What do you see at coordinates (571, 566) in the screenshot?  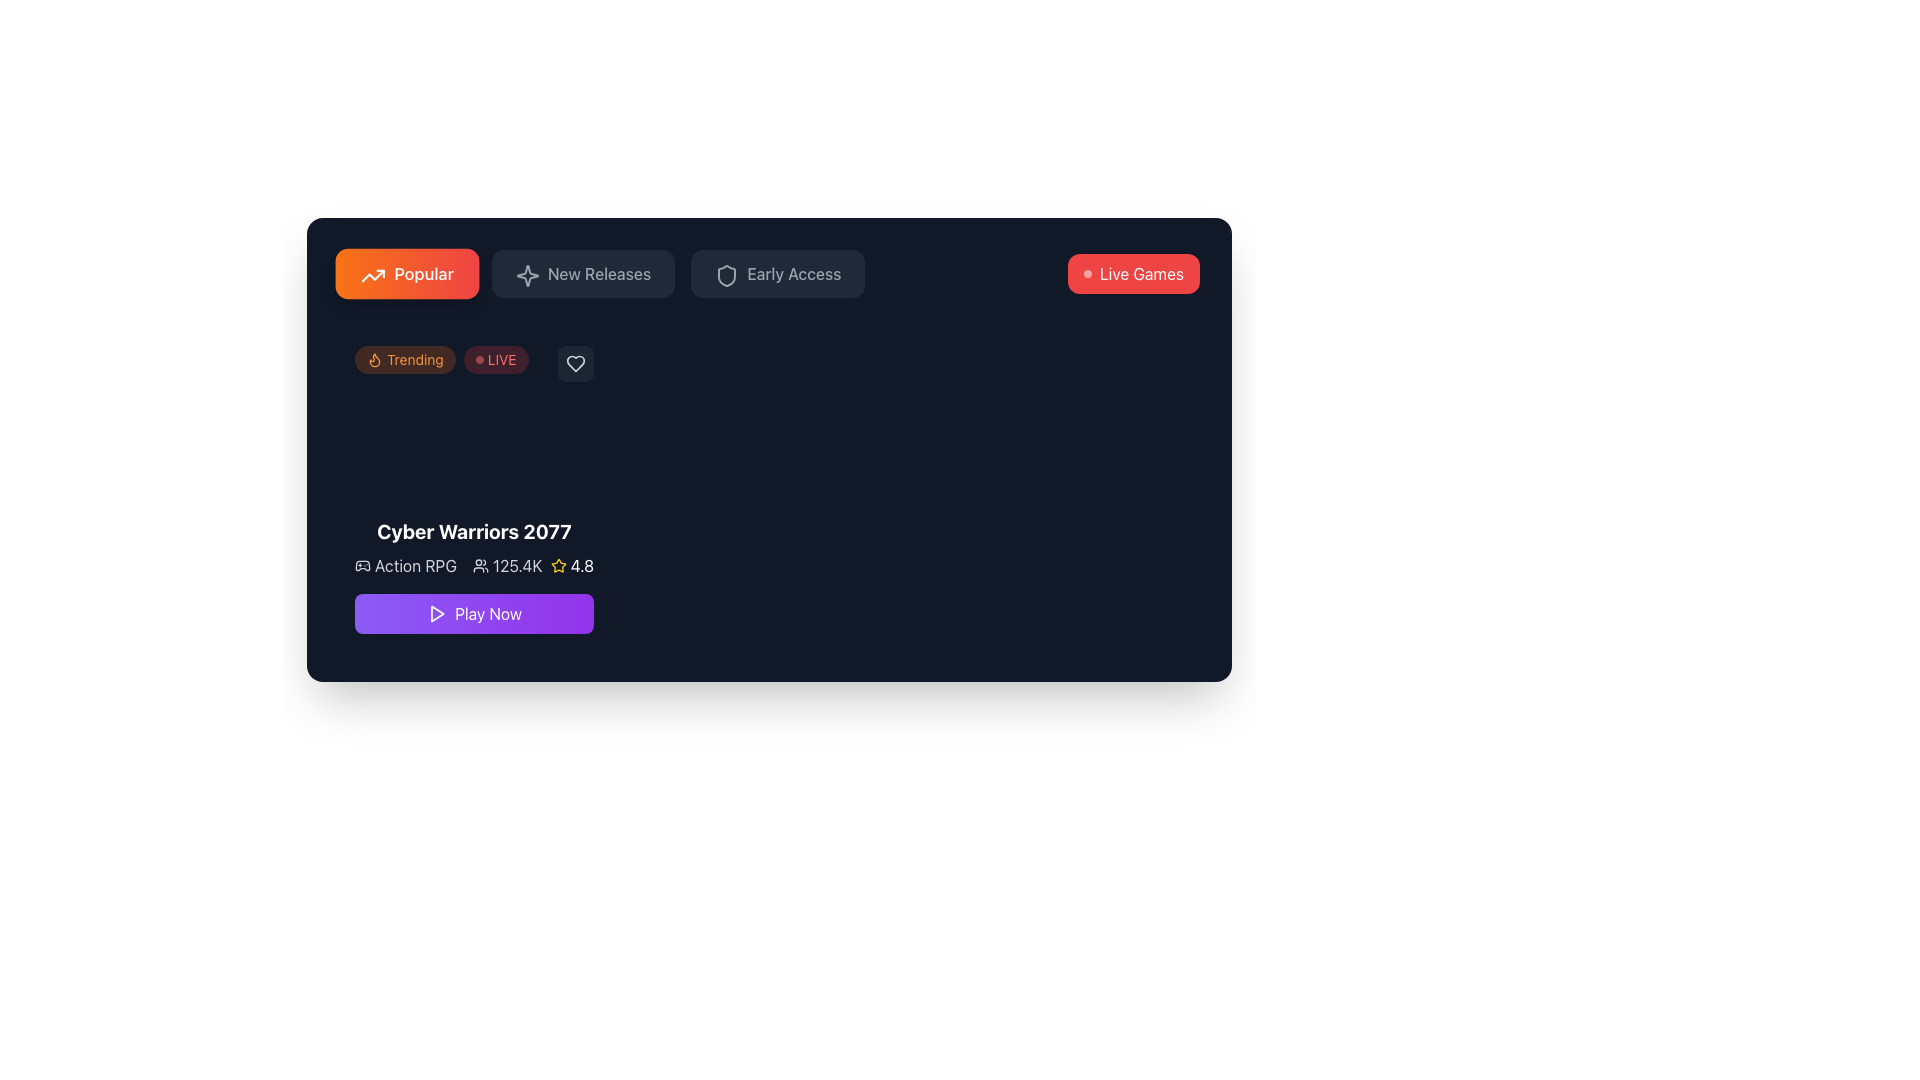 I see `the rating display element which consists of a yellow hollow star icon followed by the text '4.8' to inspect rating details` at bounding box center [571, 566].